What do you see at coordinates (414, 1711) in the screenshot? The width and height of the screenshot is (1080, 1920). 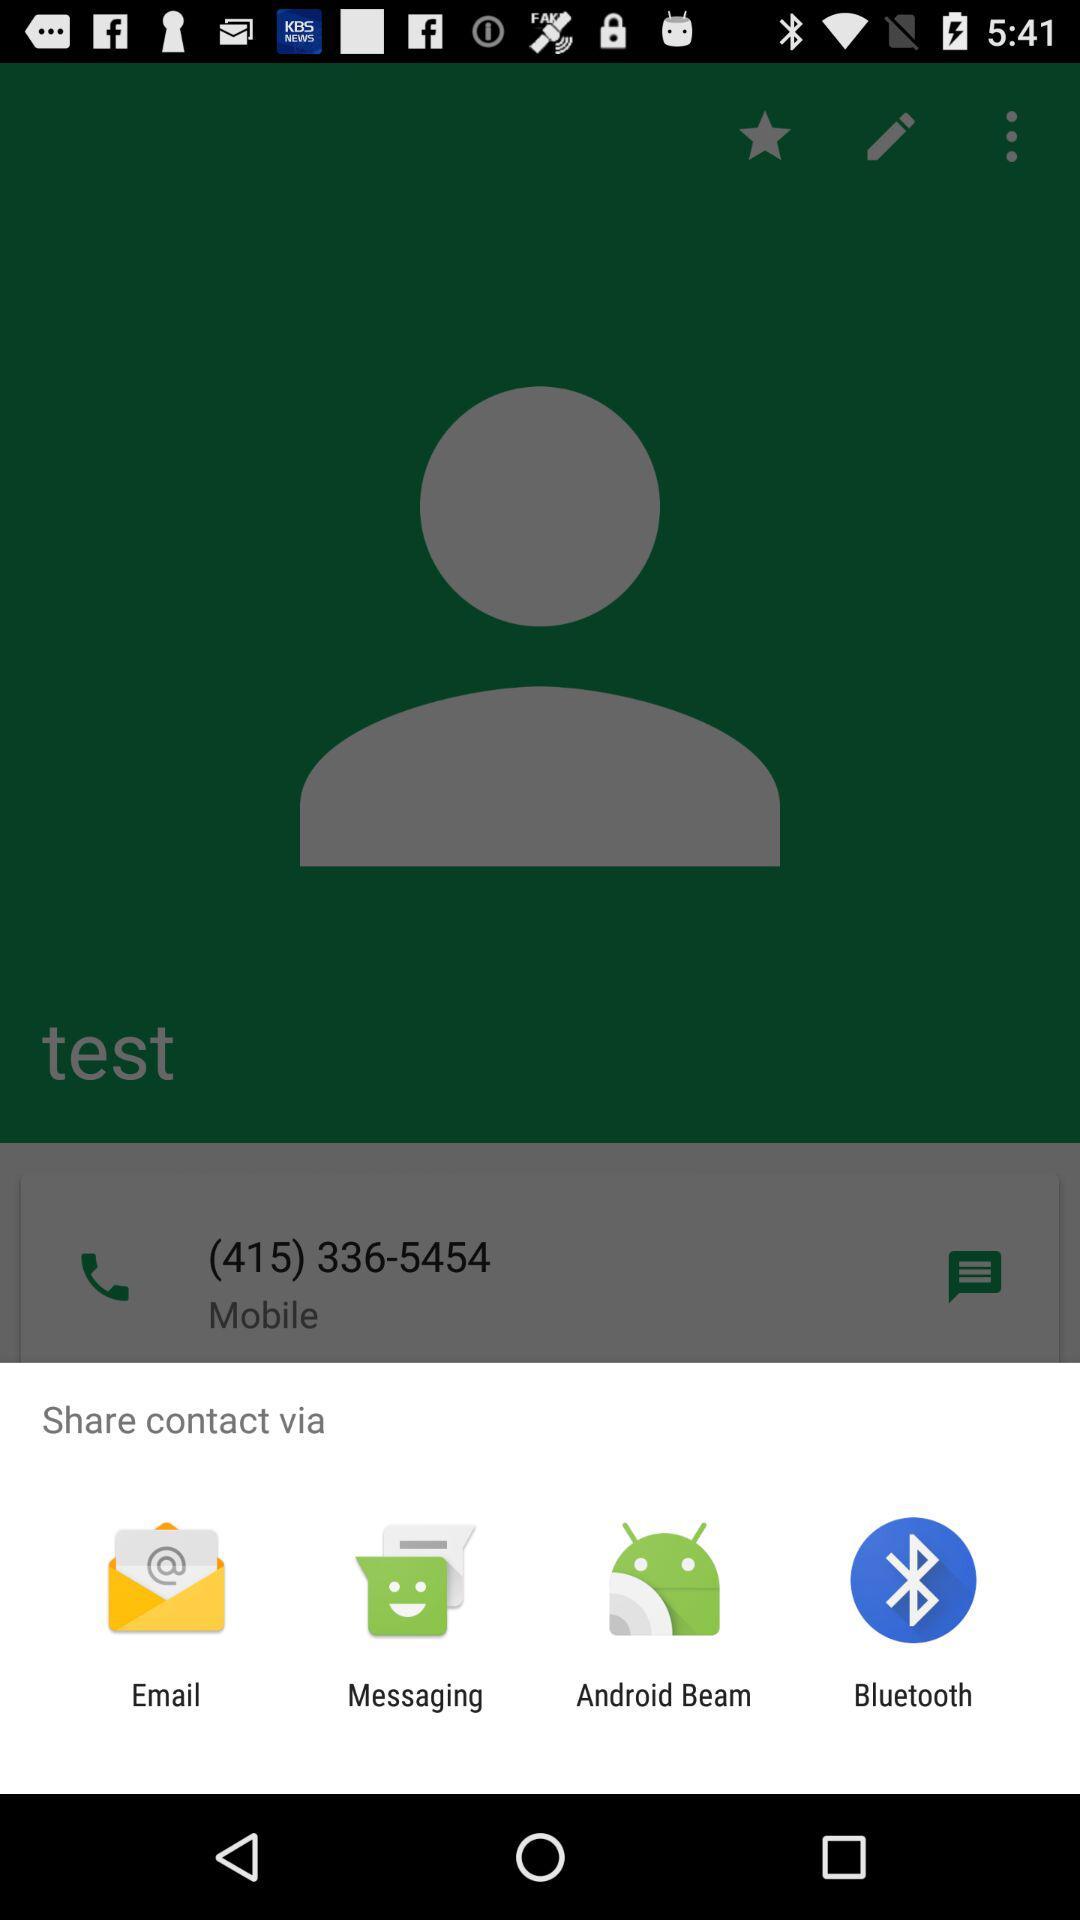 I see `the messaging` at bounding box center [414, 1711].